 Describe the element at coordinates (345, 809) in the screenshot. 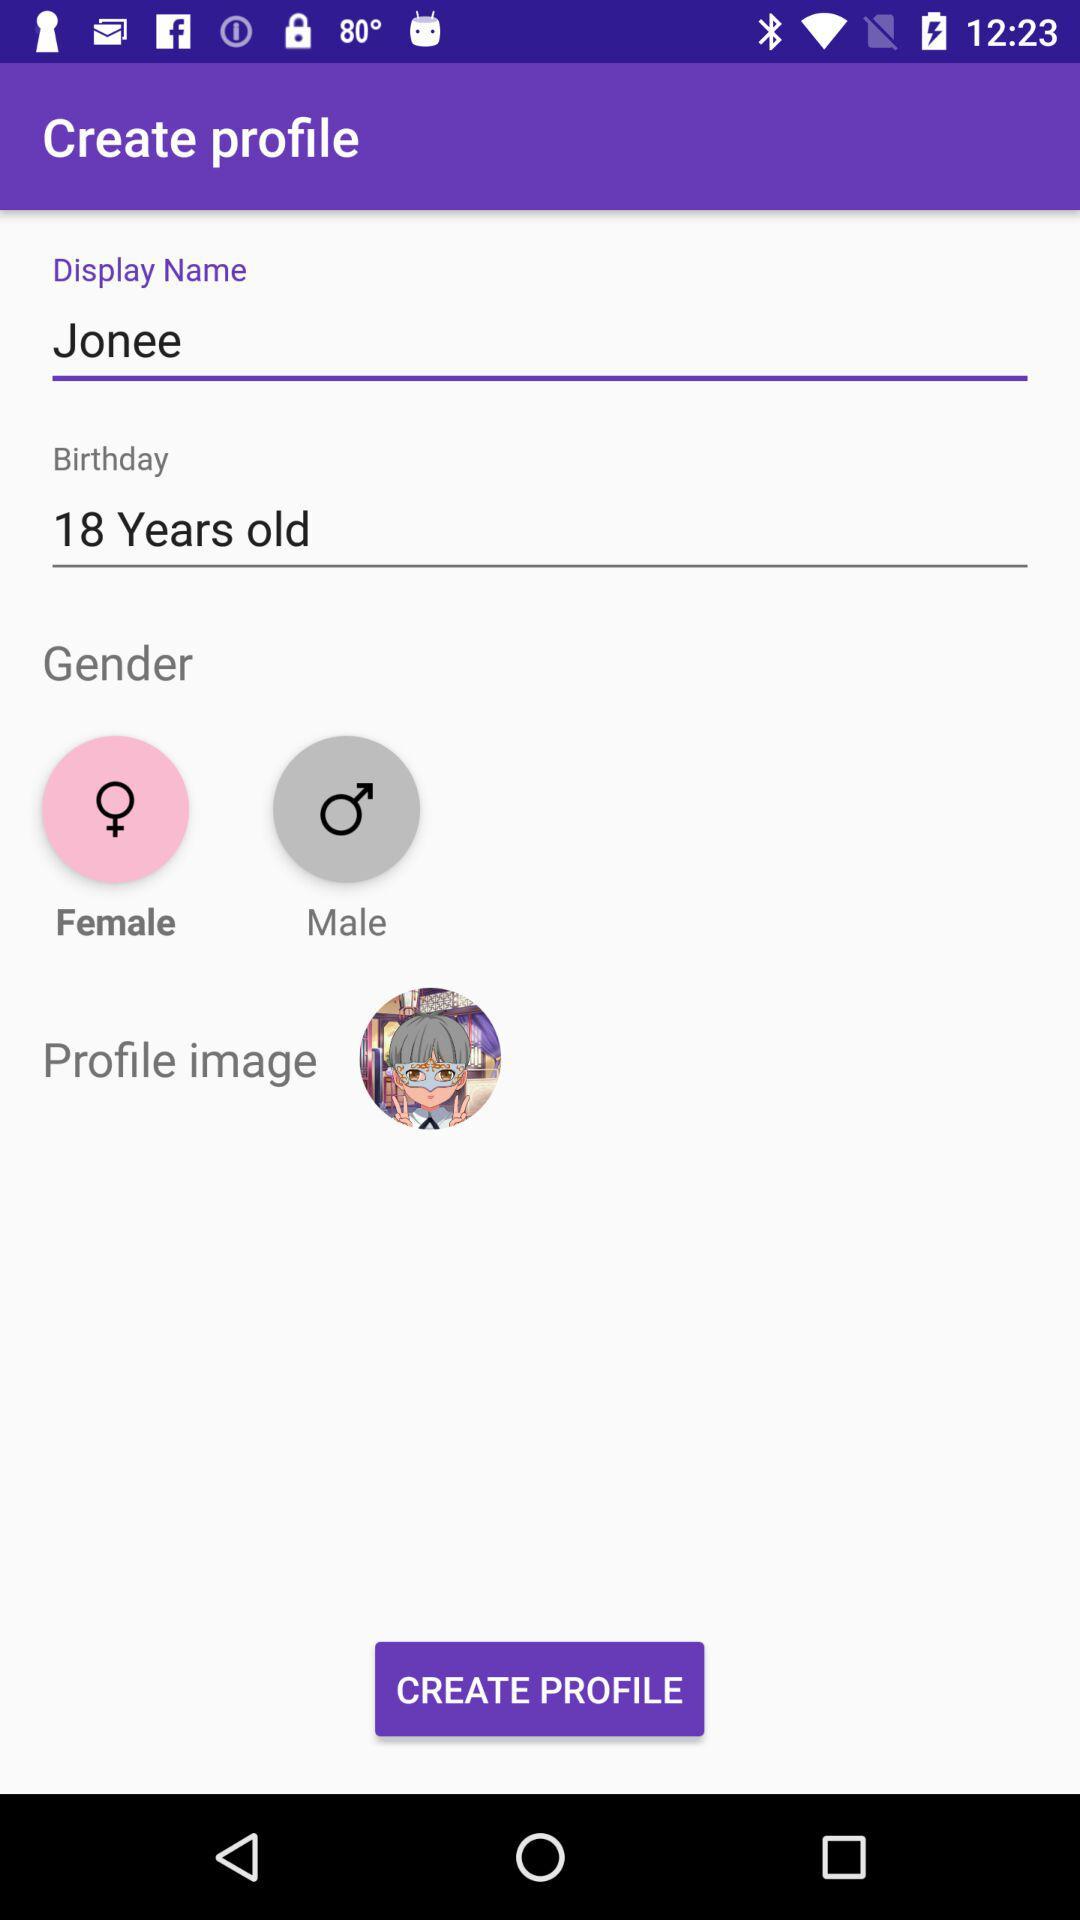

I see `gender option` at that location.